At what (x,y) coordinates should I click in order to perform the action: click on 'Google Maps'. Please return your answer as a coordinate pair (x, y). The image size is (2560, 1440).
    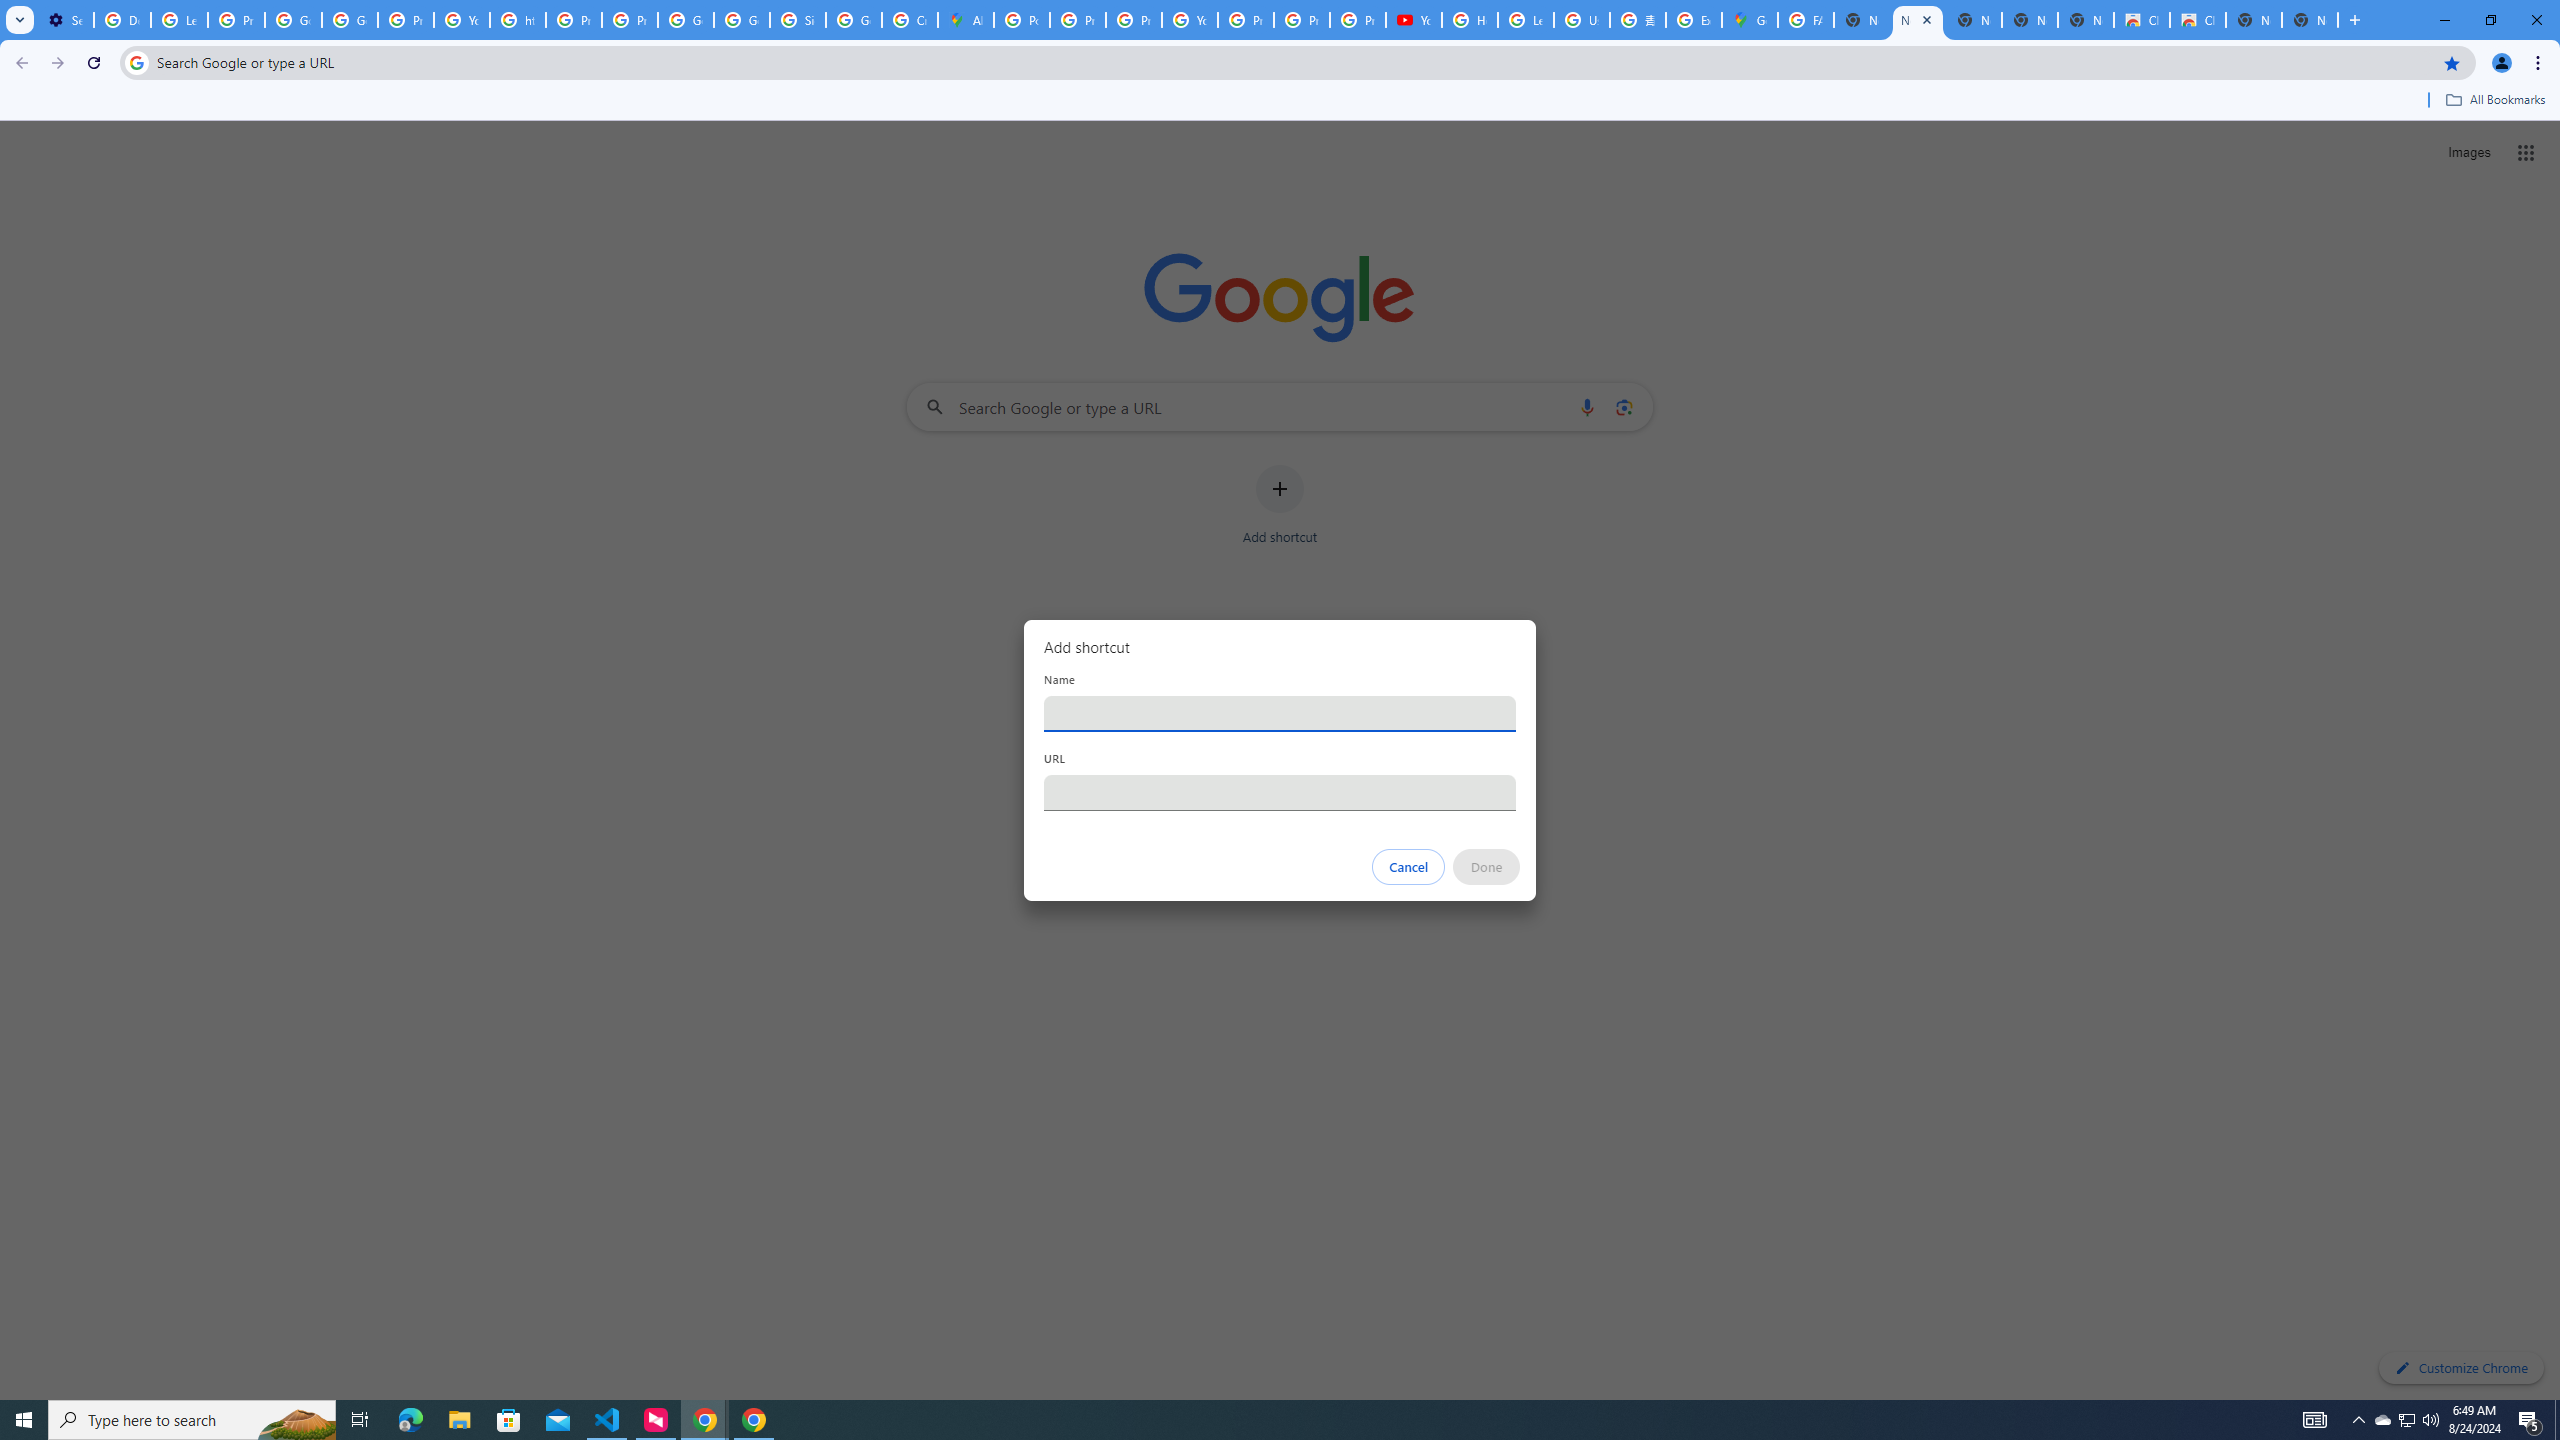
    Looking at the image, I should click on (1748, 19).